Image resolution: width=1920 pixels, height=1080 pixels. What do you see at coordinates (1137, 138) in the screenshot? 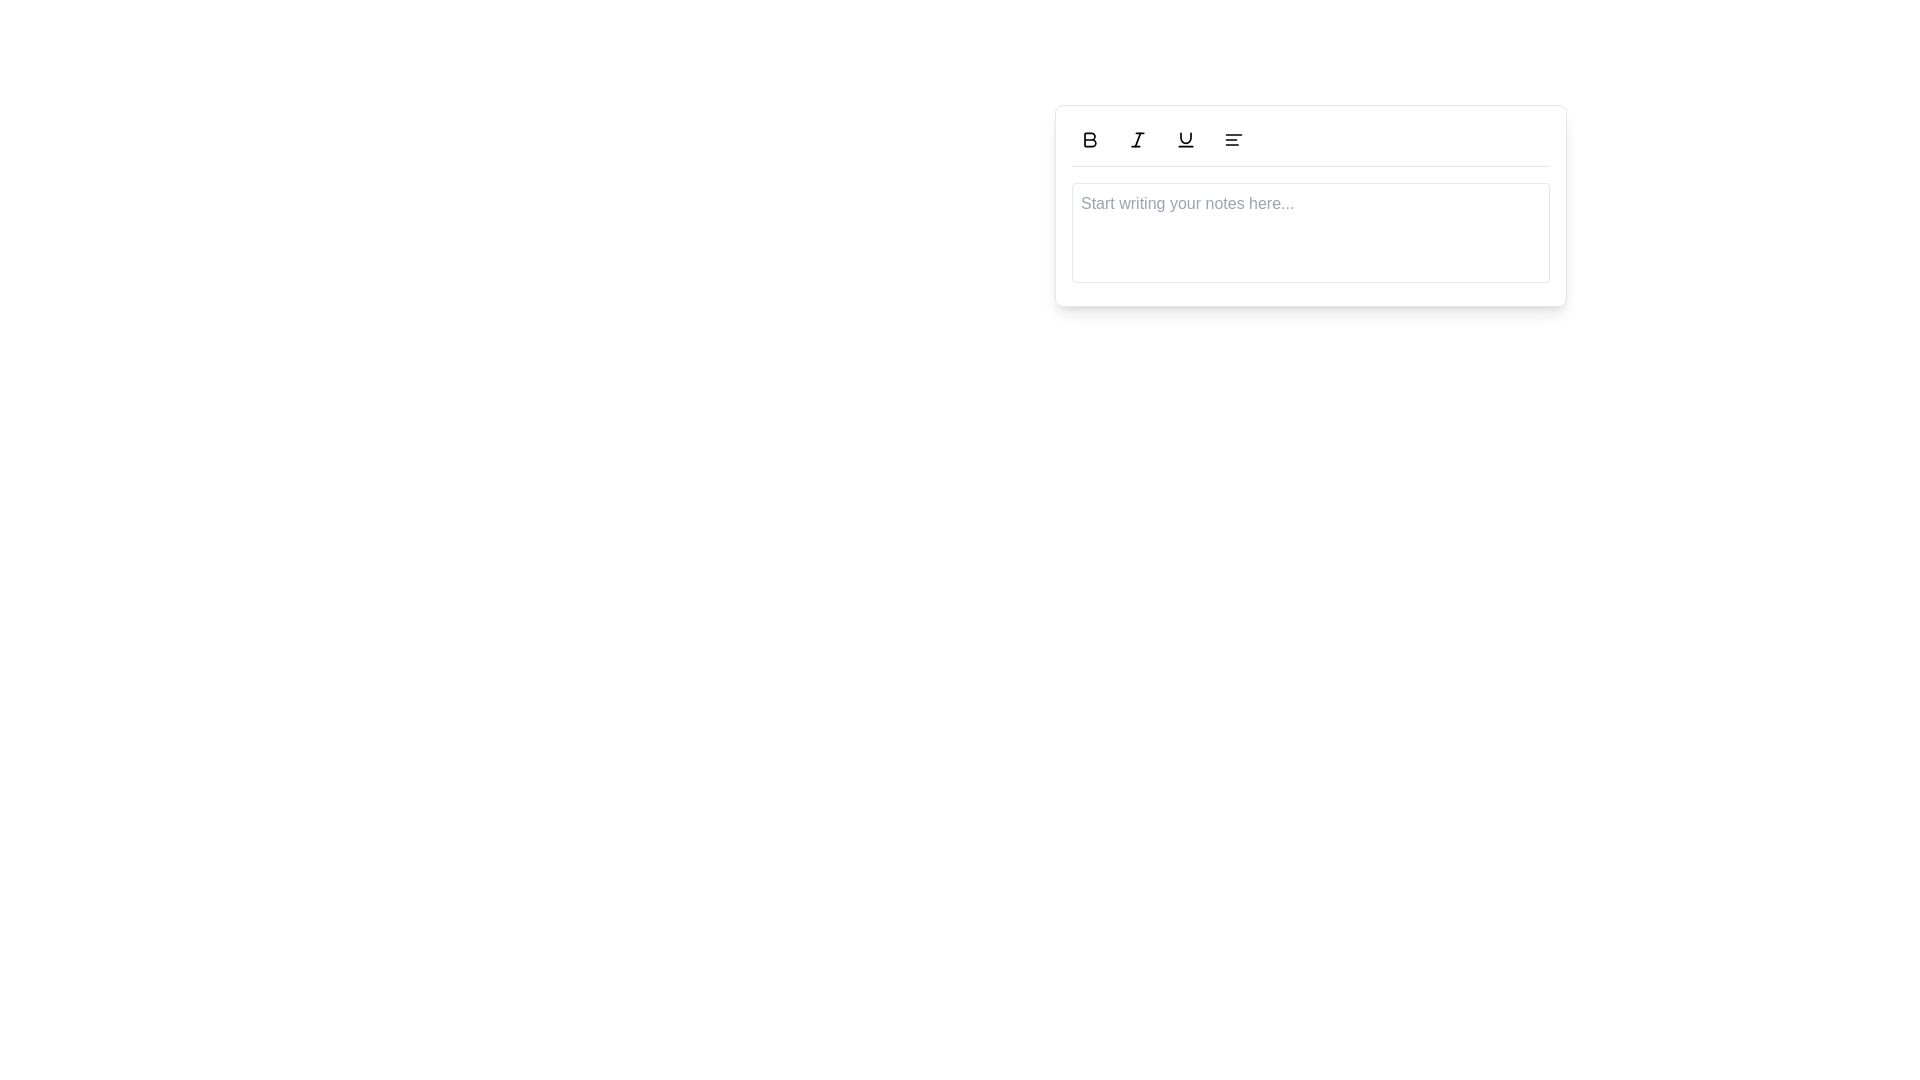
I see `the italic formatting button, which is the second button in the row of text formatting options` at bounding box center [1137, 138].